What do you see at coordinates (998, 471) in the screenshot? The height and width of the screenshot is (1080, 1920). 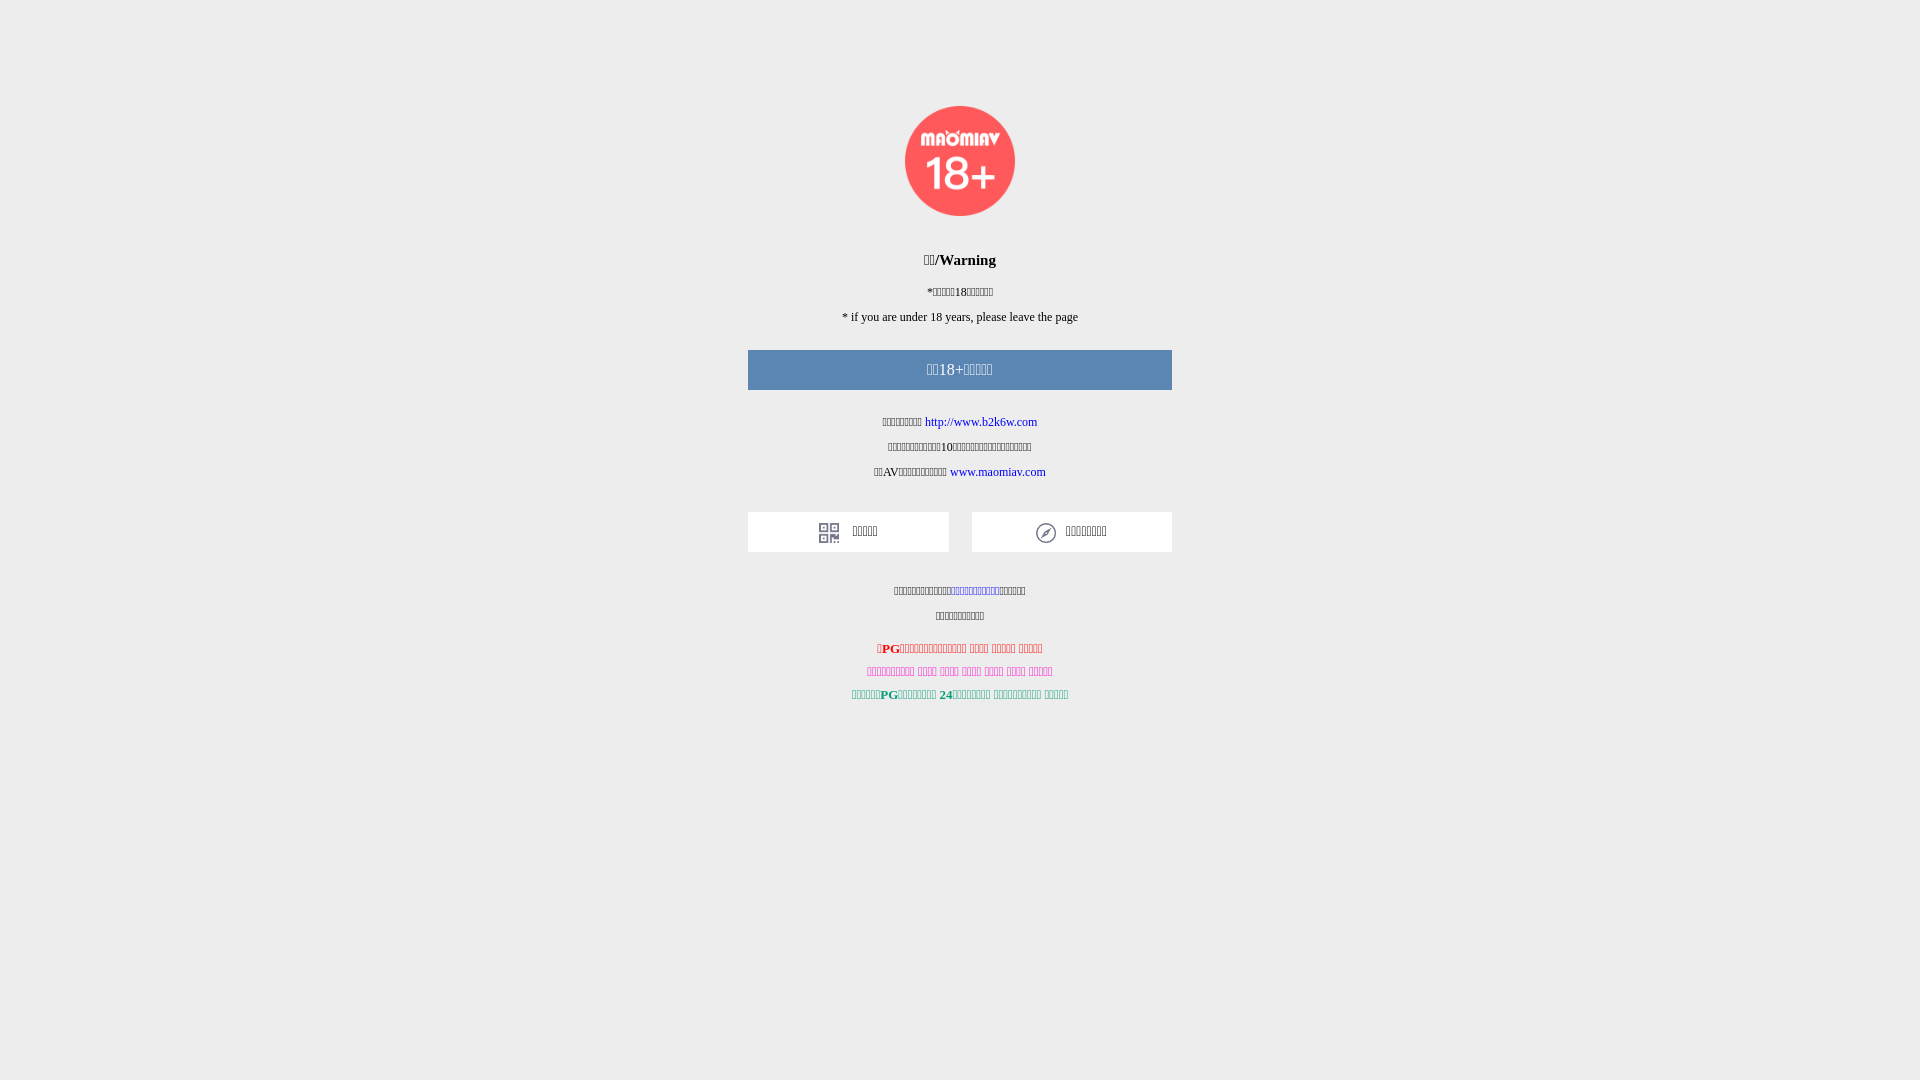 I see `'www.maomiav.com'` at bounding box center [998, 471].